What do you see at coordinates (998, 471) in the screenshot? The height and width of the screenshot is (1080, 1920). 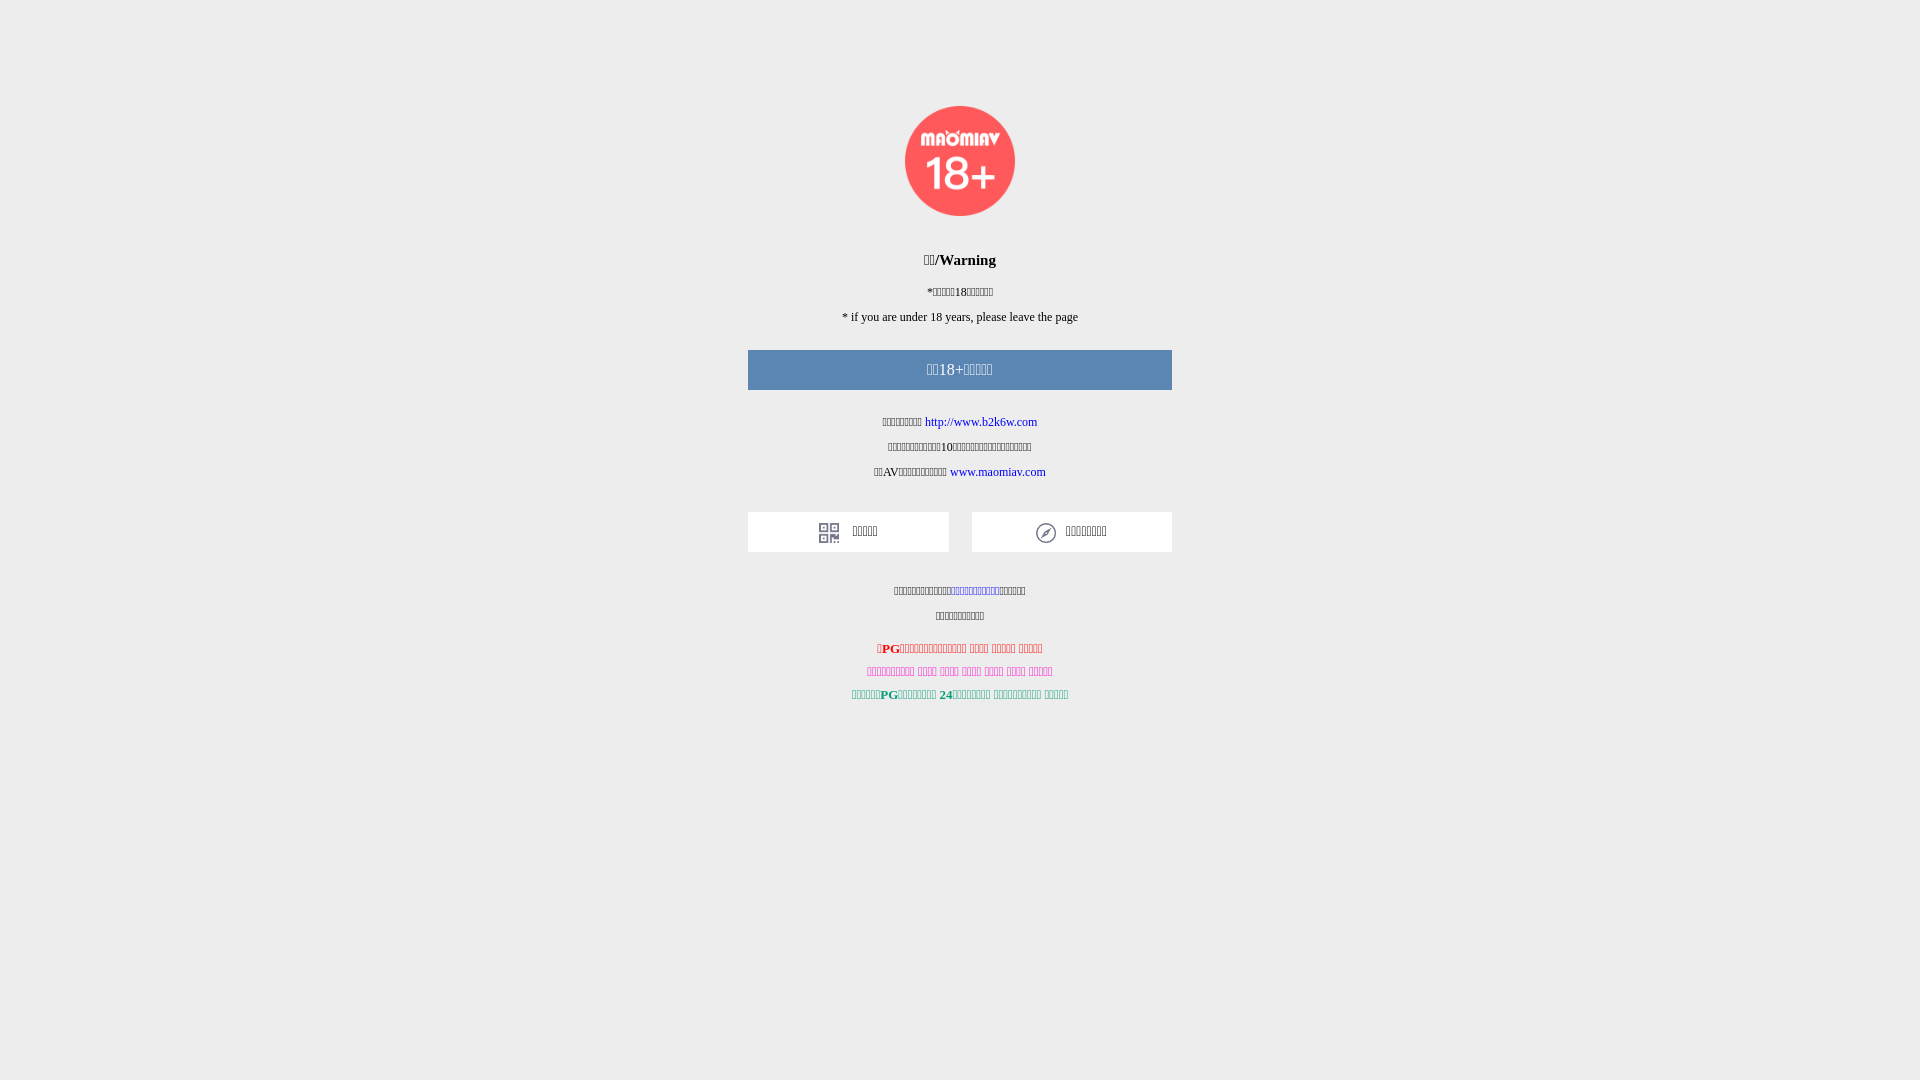 I see `'www.maomiav.com'` at bounding box center [998, 471].